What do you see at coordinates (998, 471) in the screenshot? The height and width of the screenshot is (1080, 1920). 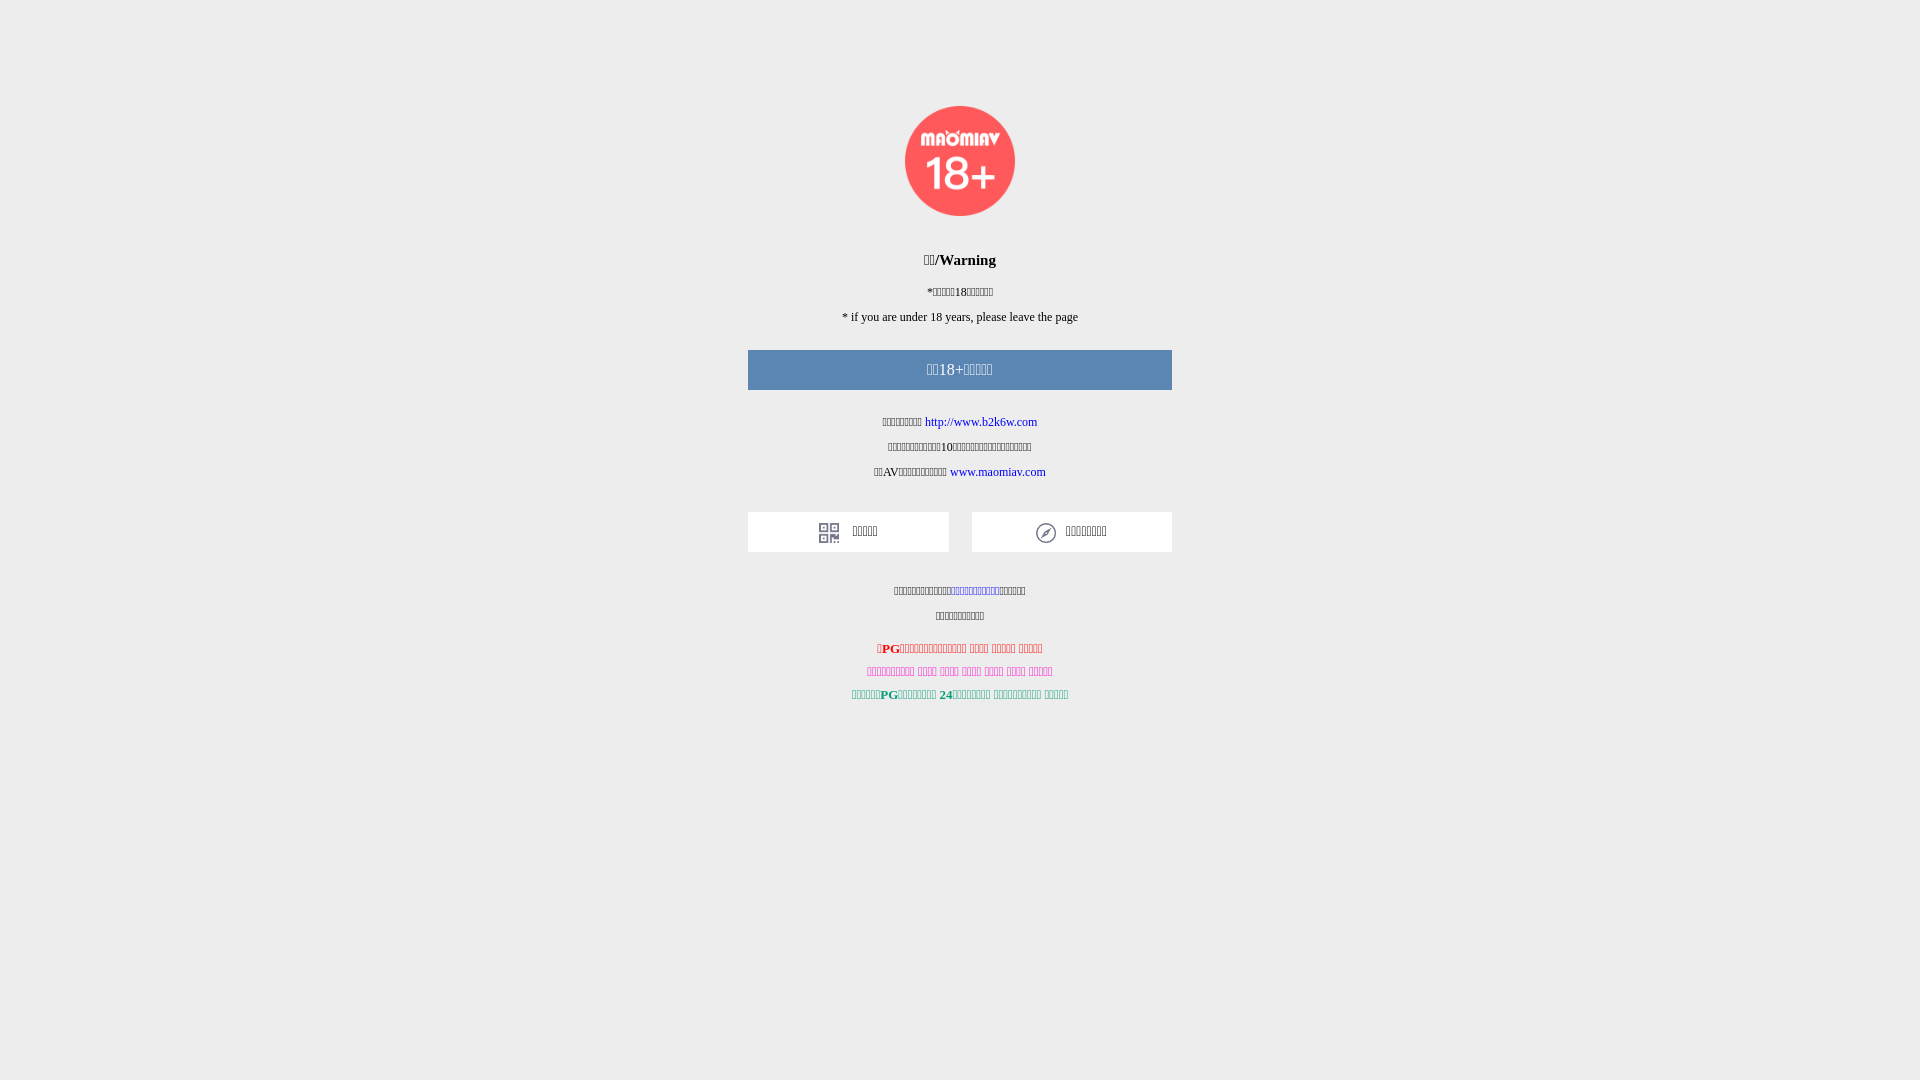 I see `'www.maomiav.com'` at bounding box center [998, 471].